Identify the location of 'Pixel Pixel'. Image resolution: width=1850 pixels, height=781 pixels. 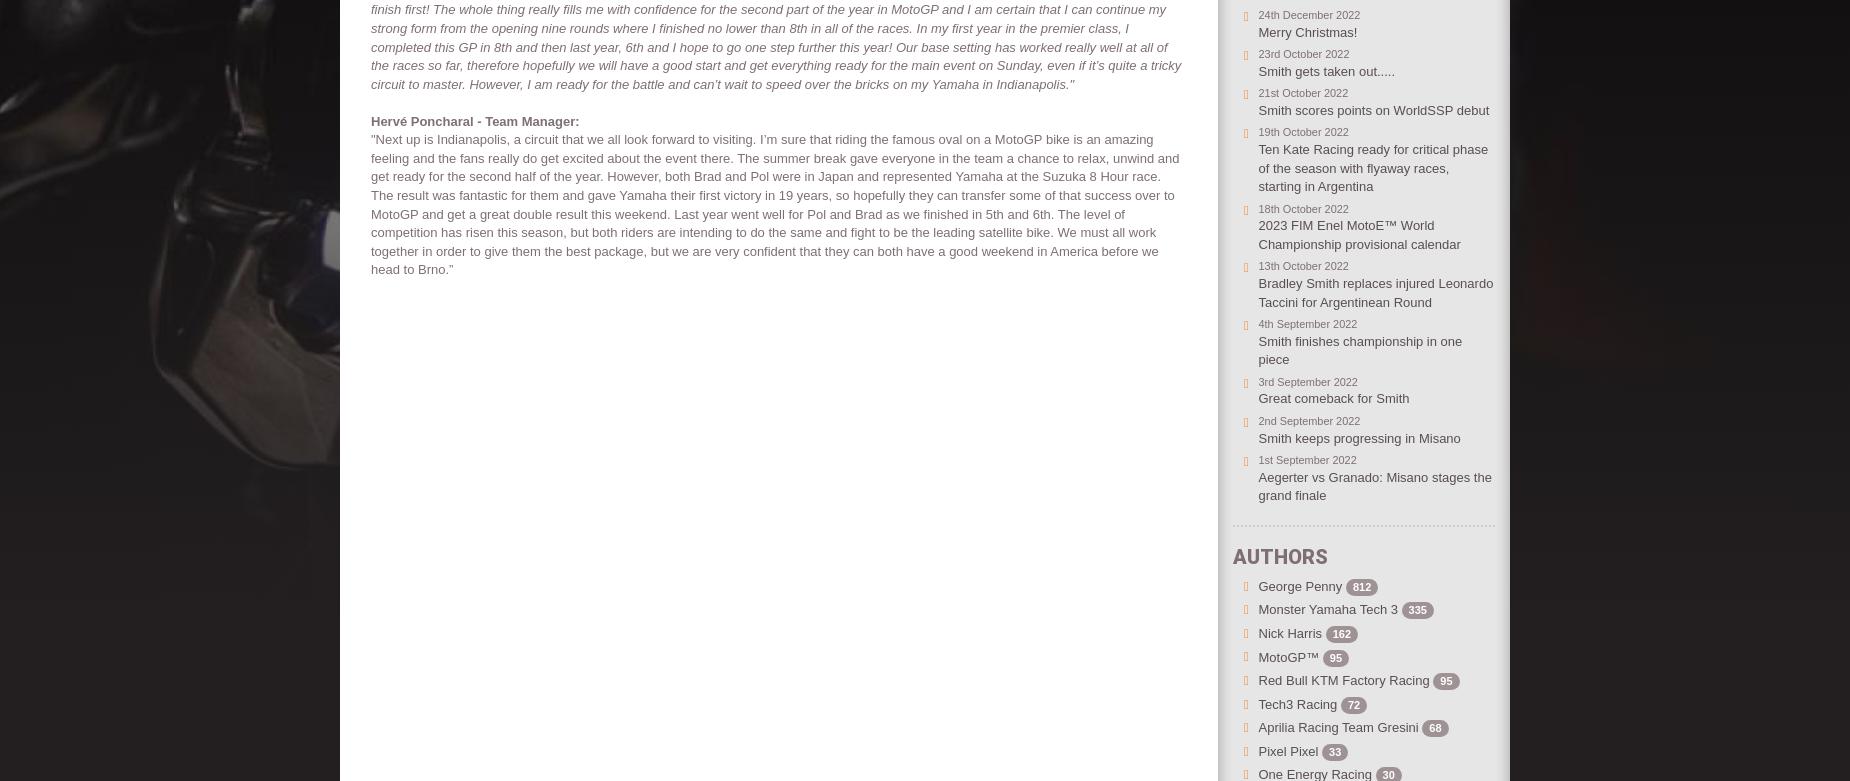
(1289, 749).